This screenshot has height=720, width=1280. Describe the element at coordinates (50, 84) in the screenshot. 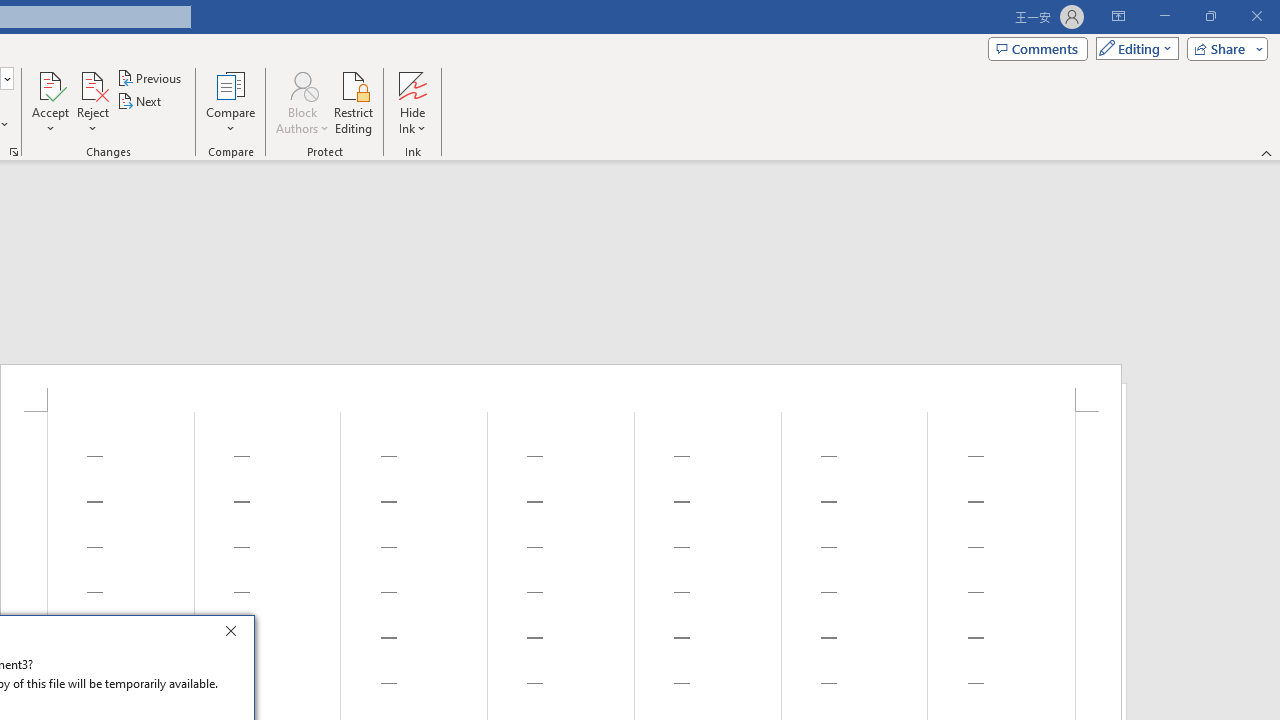

I see `'Accept and Move to Next'` at that location.